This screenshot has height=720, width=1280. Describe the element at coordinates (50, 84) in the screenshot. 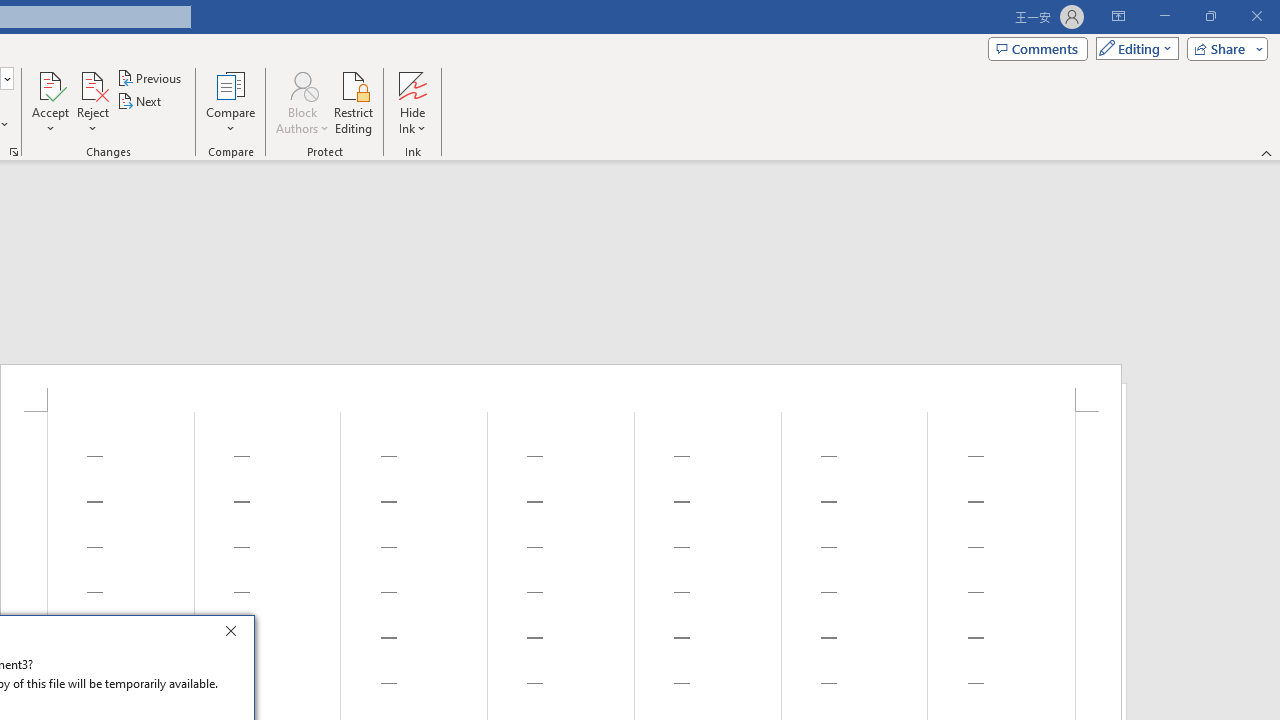

I see `'Accept and Move to Next'` at that location.